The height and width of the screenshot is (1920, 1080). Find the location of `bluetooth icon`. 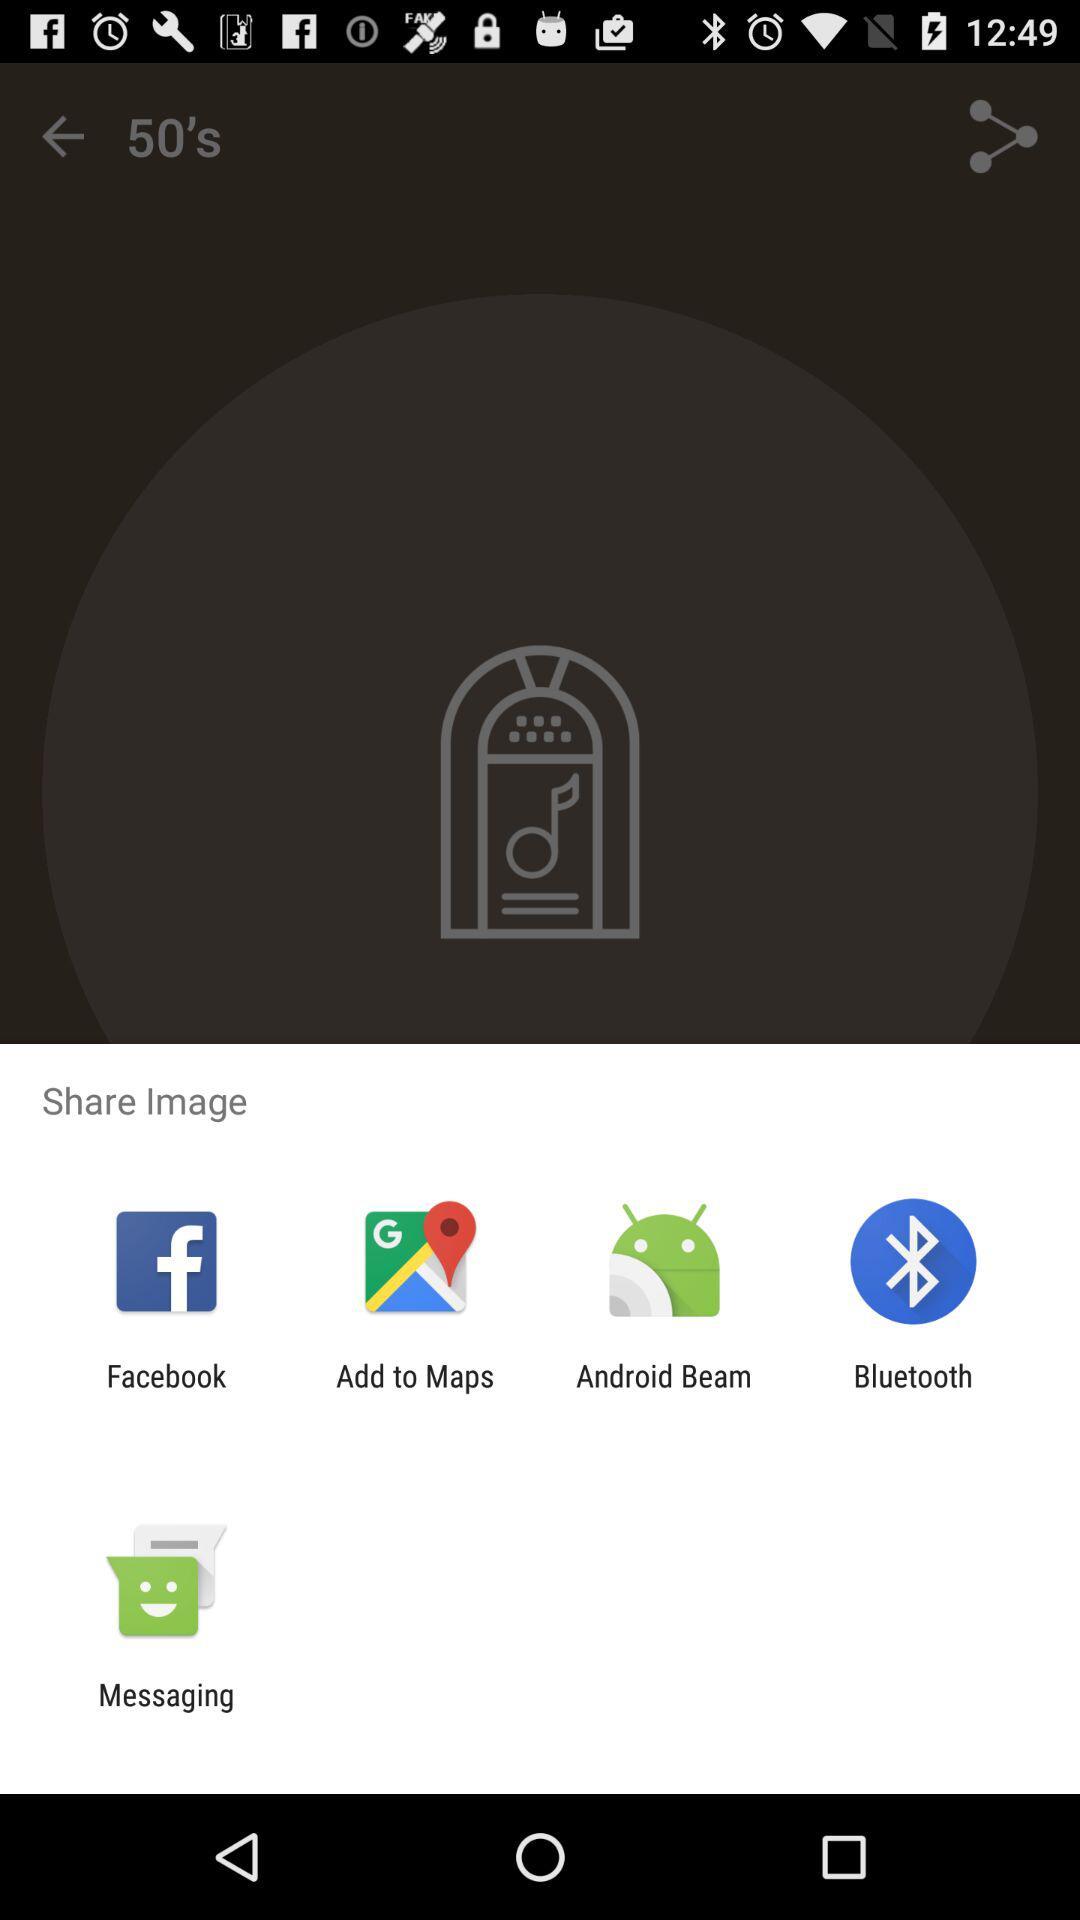

bluetooth icon is located at coordinates (913, 1392).